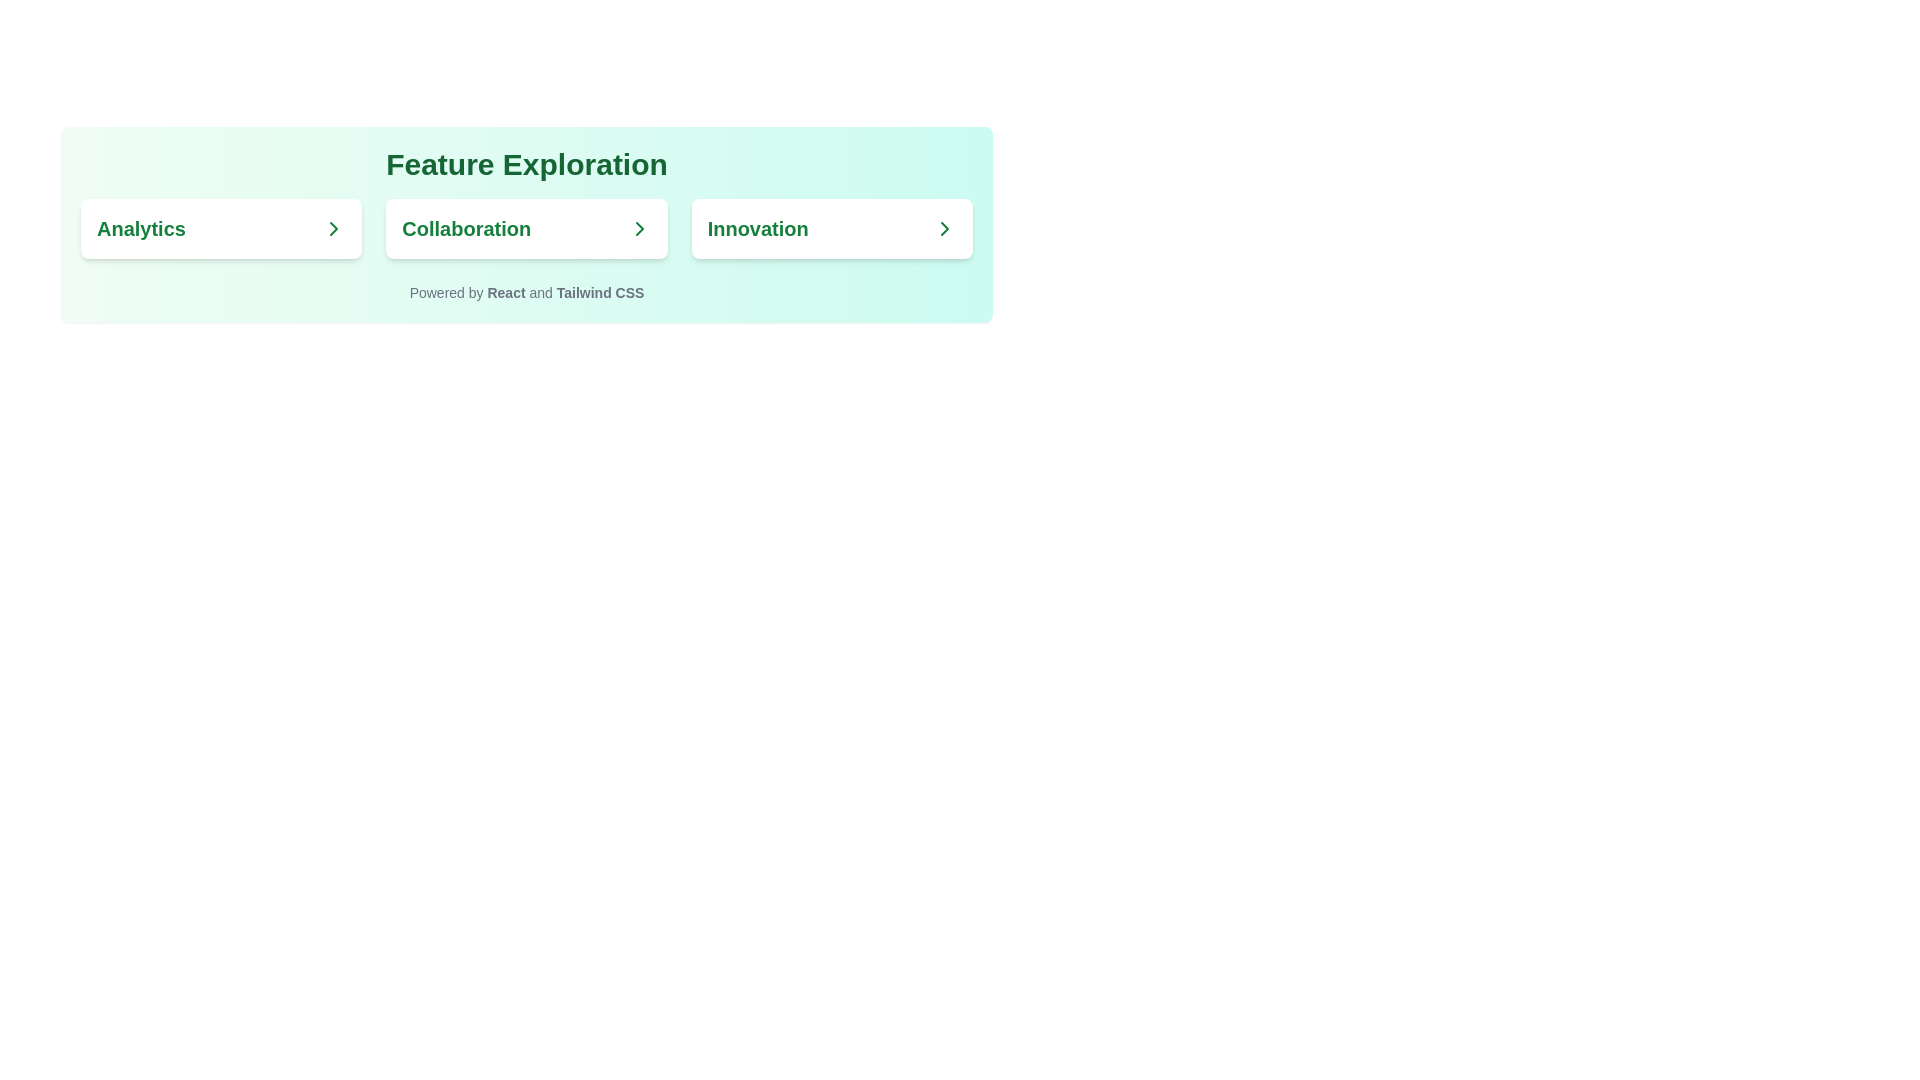  I want to click on the third chevron icon located centrally within the 'Innovation' button, so click(944, 227).